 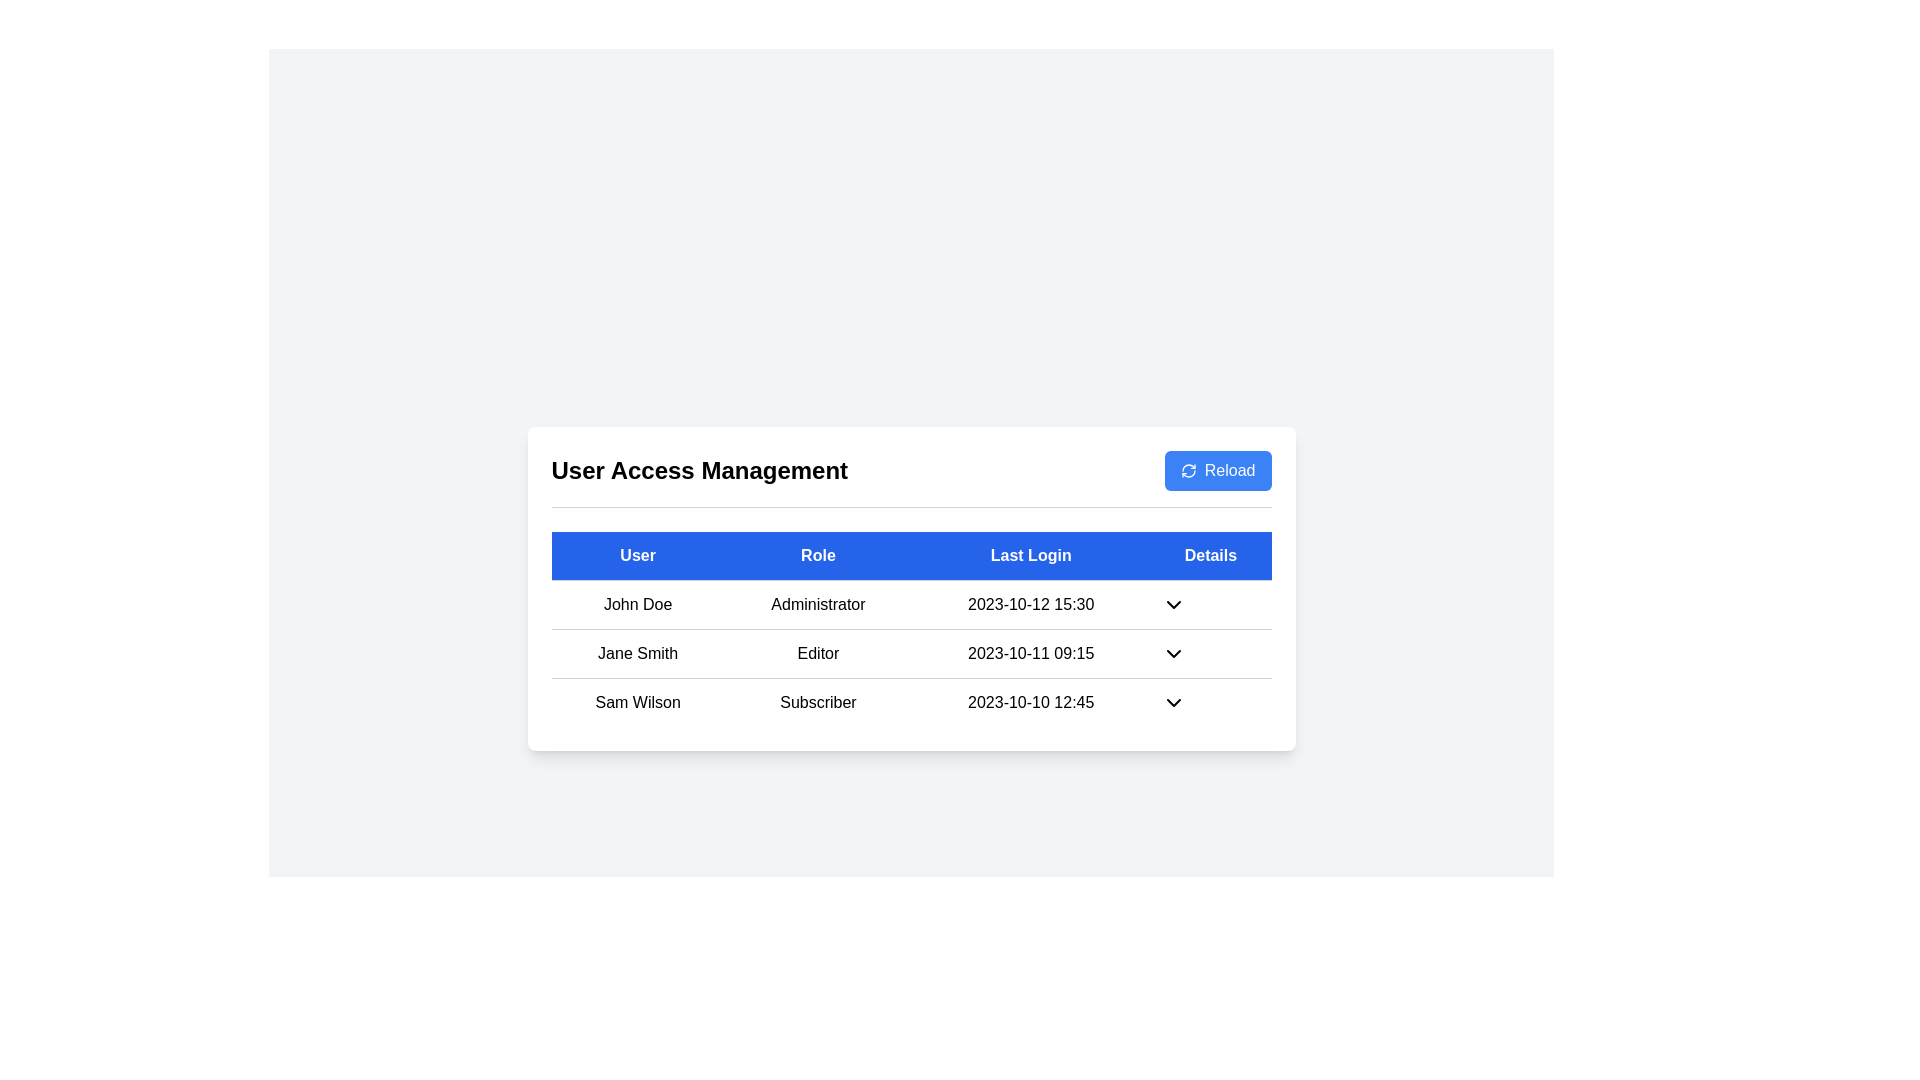 I want to click on the text label indicating the user name 'Sam Wilson' in the Subscriber row of the table under the User column, so click(x=637, y=701).